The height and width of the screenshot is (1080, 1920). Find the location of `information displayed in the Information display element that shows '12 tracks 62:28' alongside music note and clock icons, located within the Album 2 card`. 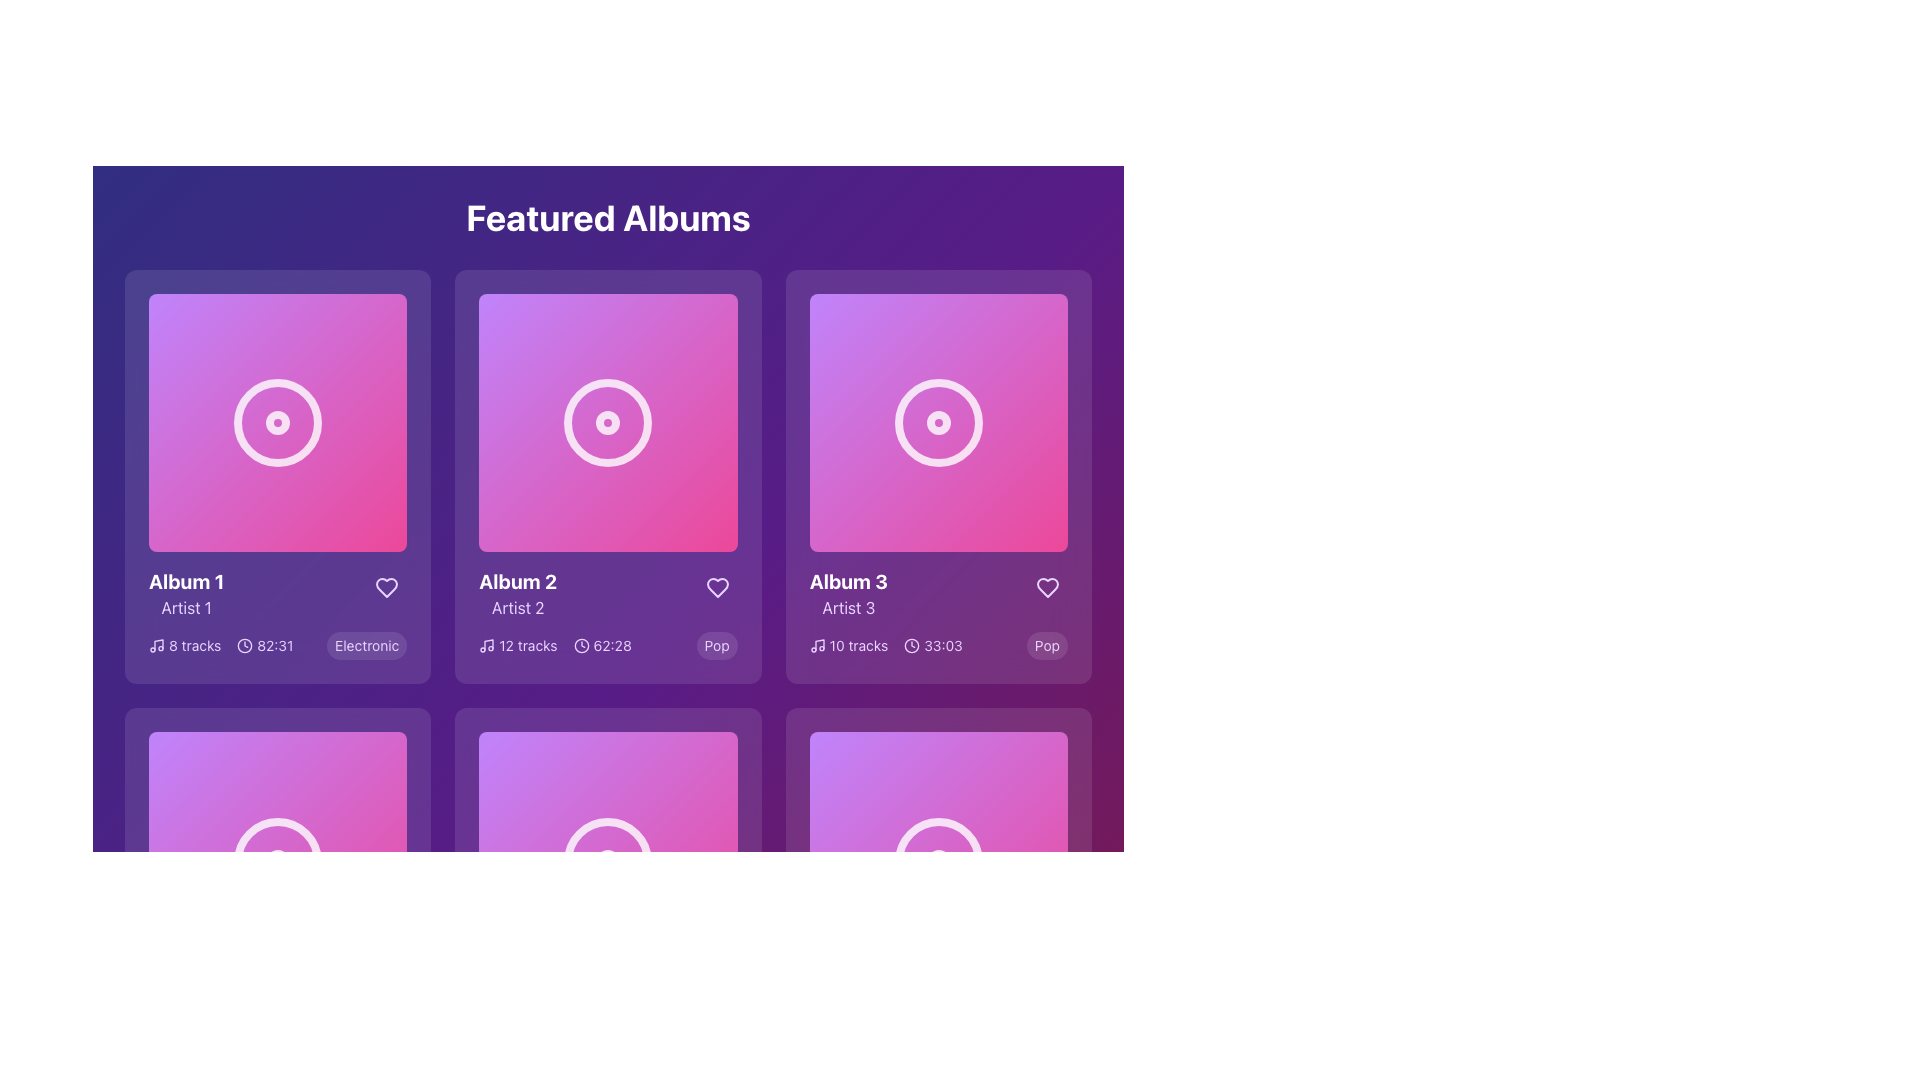

information displayed in the Information display element that shows '12 tracks 62:28' alongside music note and clock icons, located within the Album 2 card is located at coordinates (555, 646).